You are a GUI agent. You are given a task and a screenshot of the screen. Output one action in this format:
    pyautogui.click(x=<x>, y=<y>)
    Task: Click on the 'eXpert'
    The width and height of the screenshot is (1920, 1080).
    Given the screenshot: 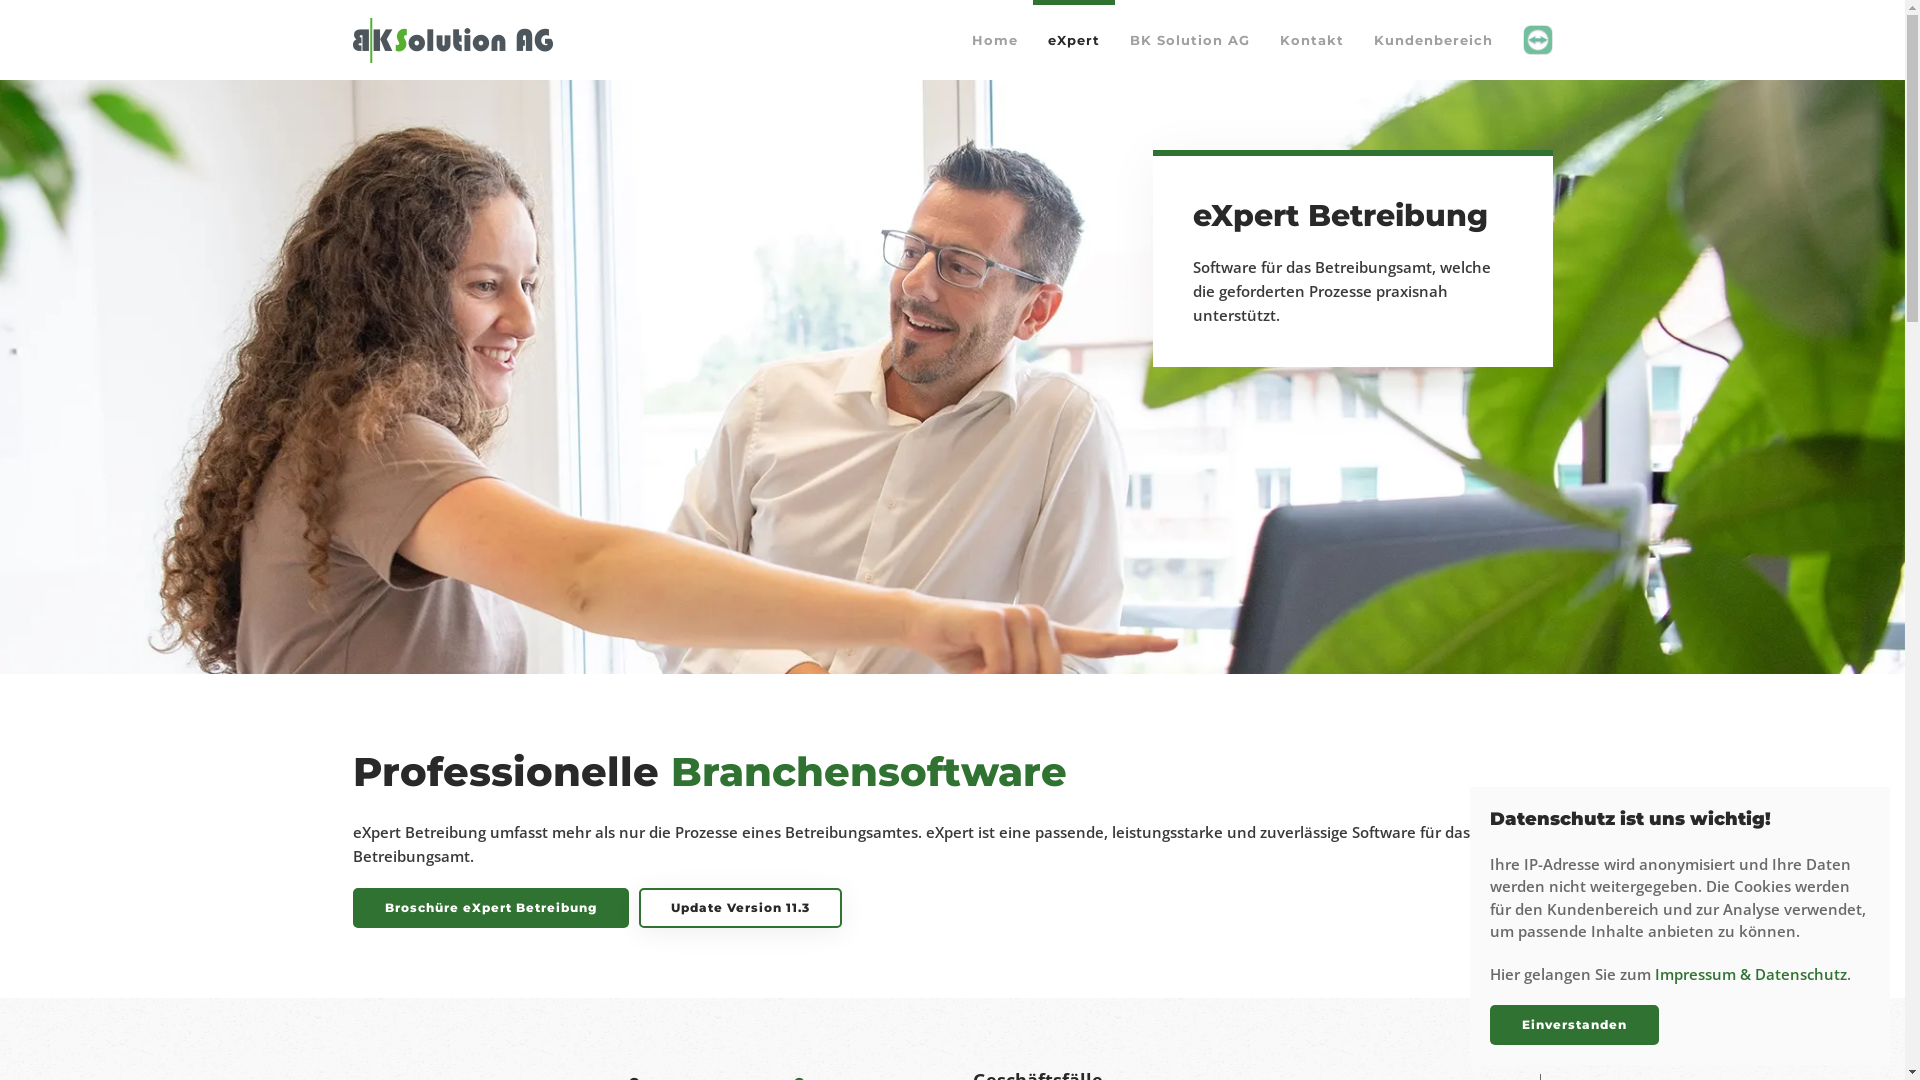 What is the action you would take?
    pyautogui.click(x=1072, y=39)
    